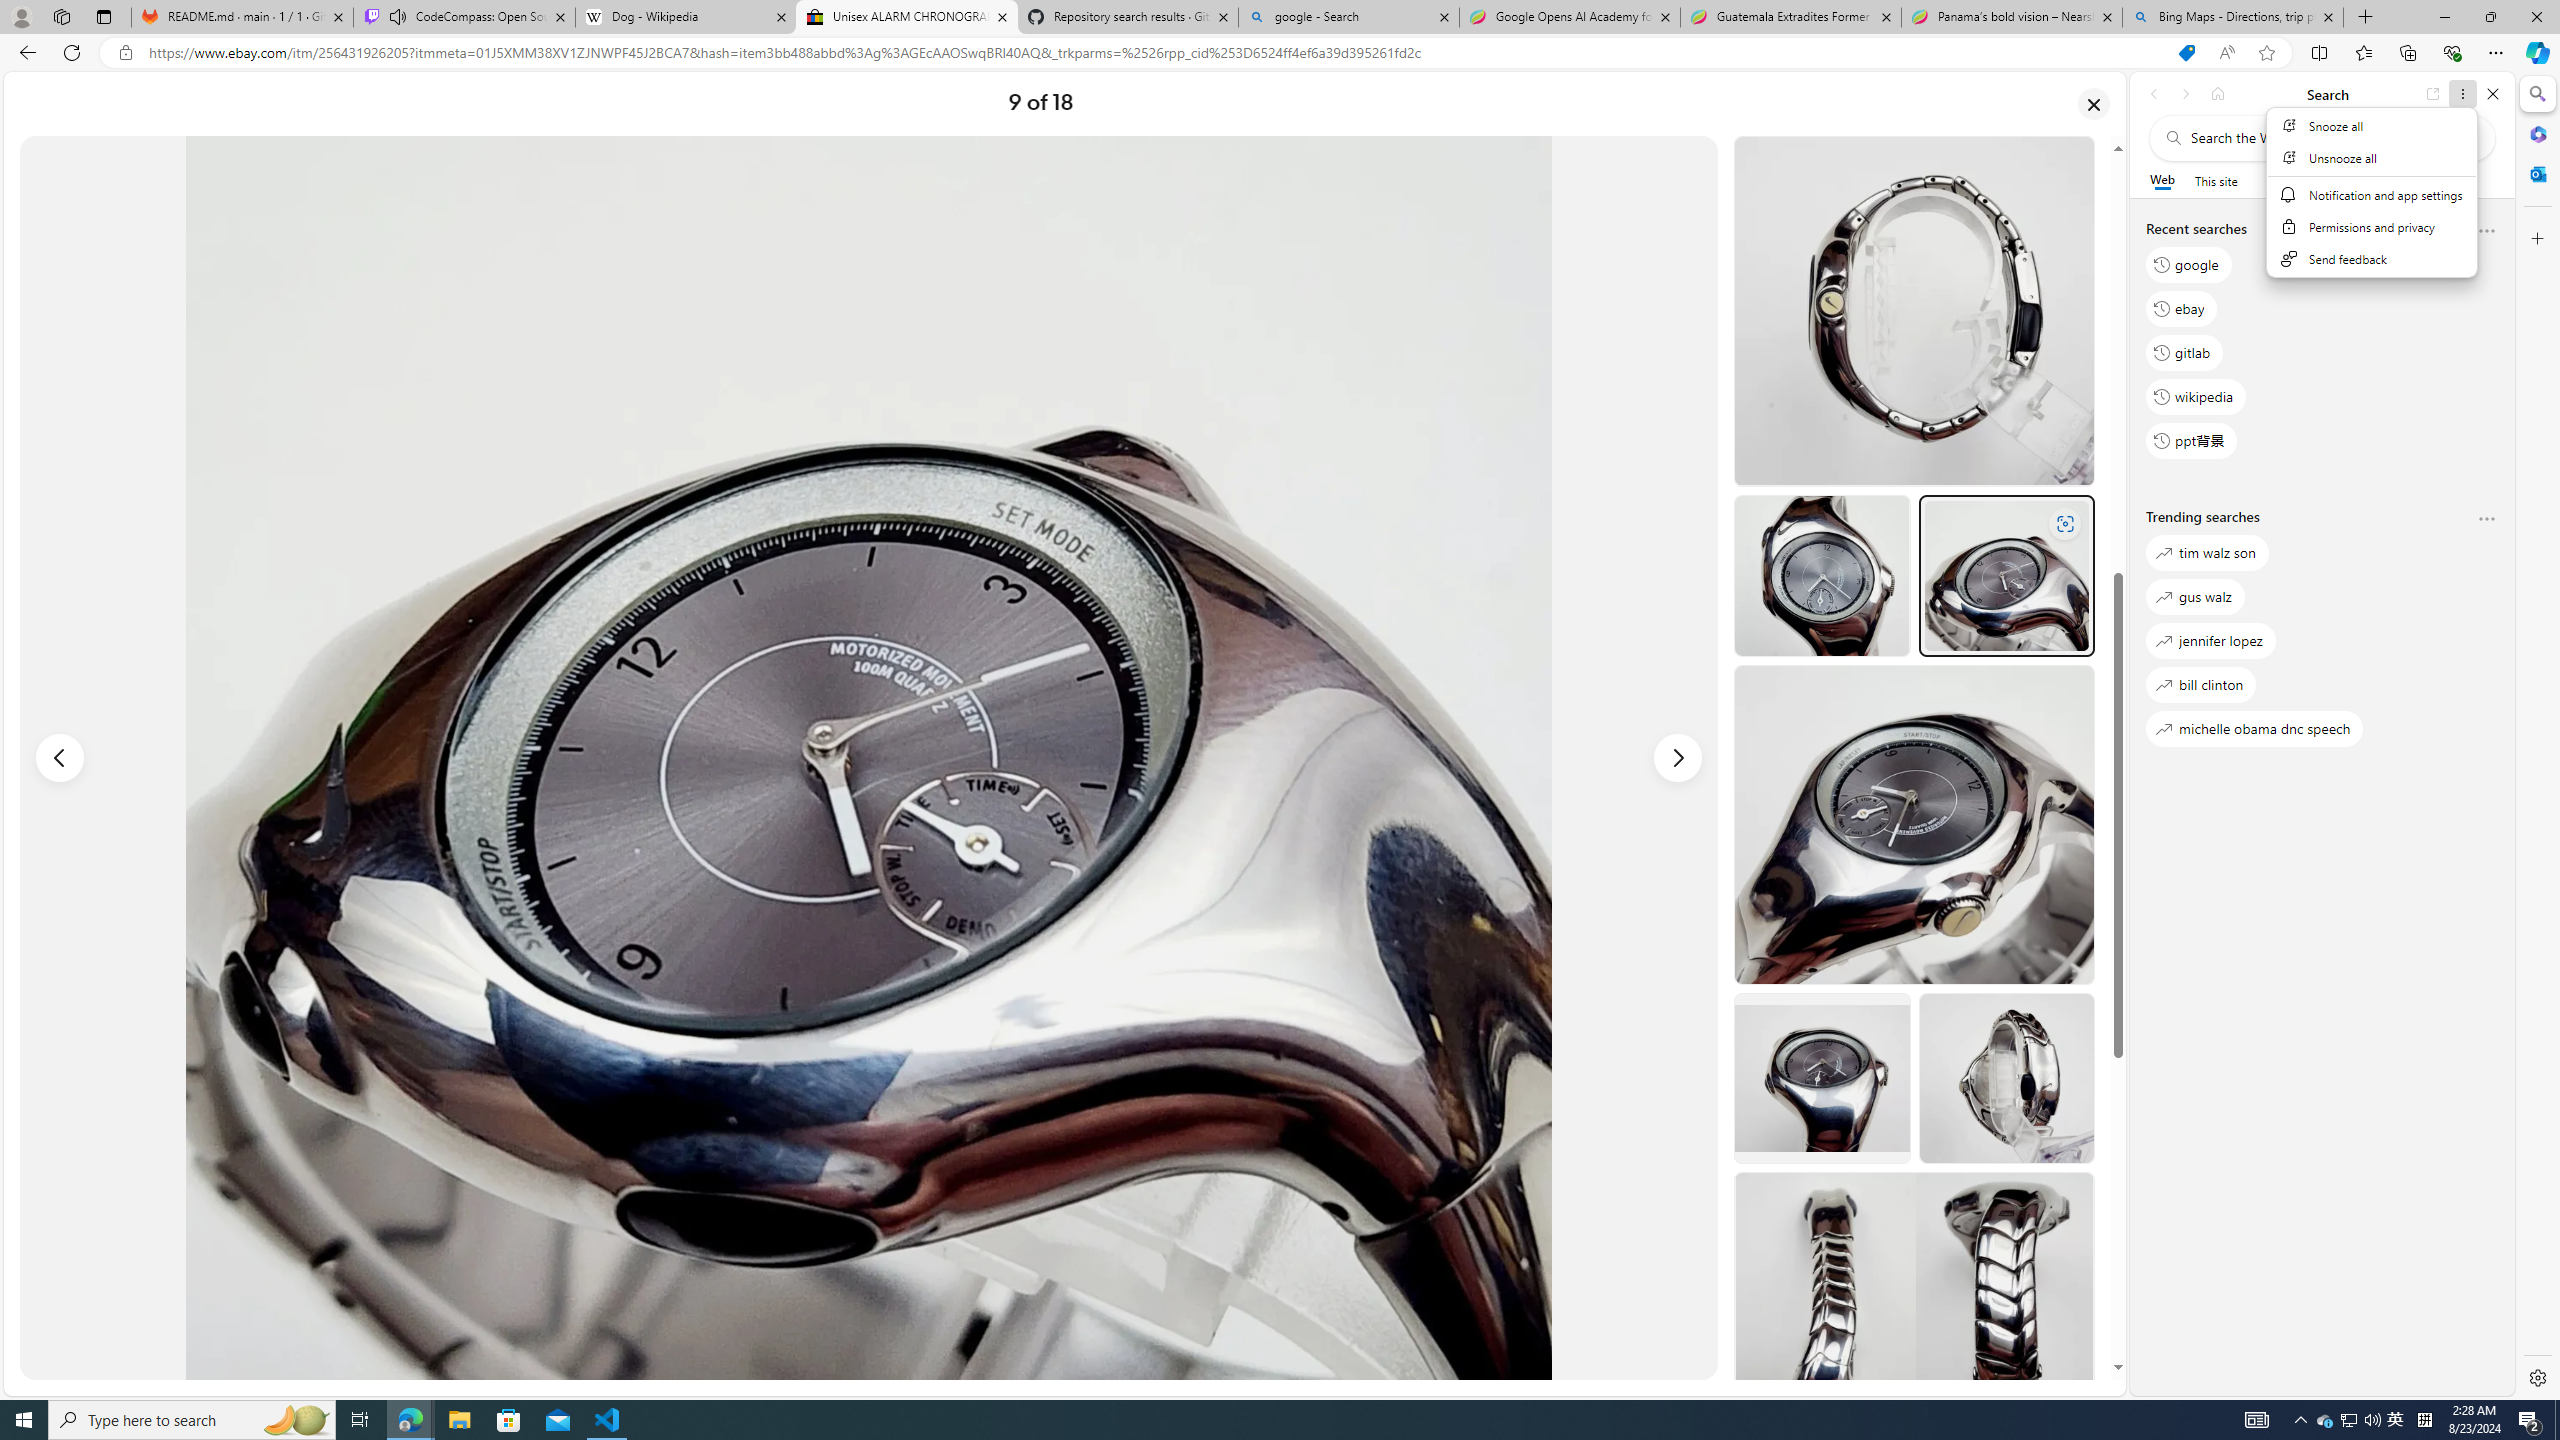 Image resolution: width=2560 pixels, height=1440 pixels. What do you see at coordinates (60, 758) in the screenshot?
I see `'Previous image - Item images thumbnails'` at bounding box center [60, 758].